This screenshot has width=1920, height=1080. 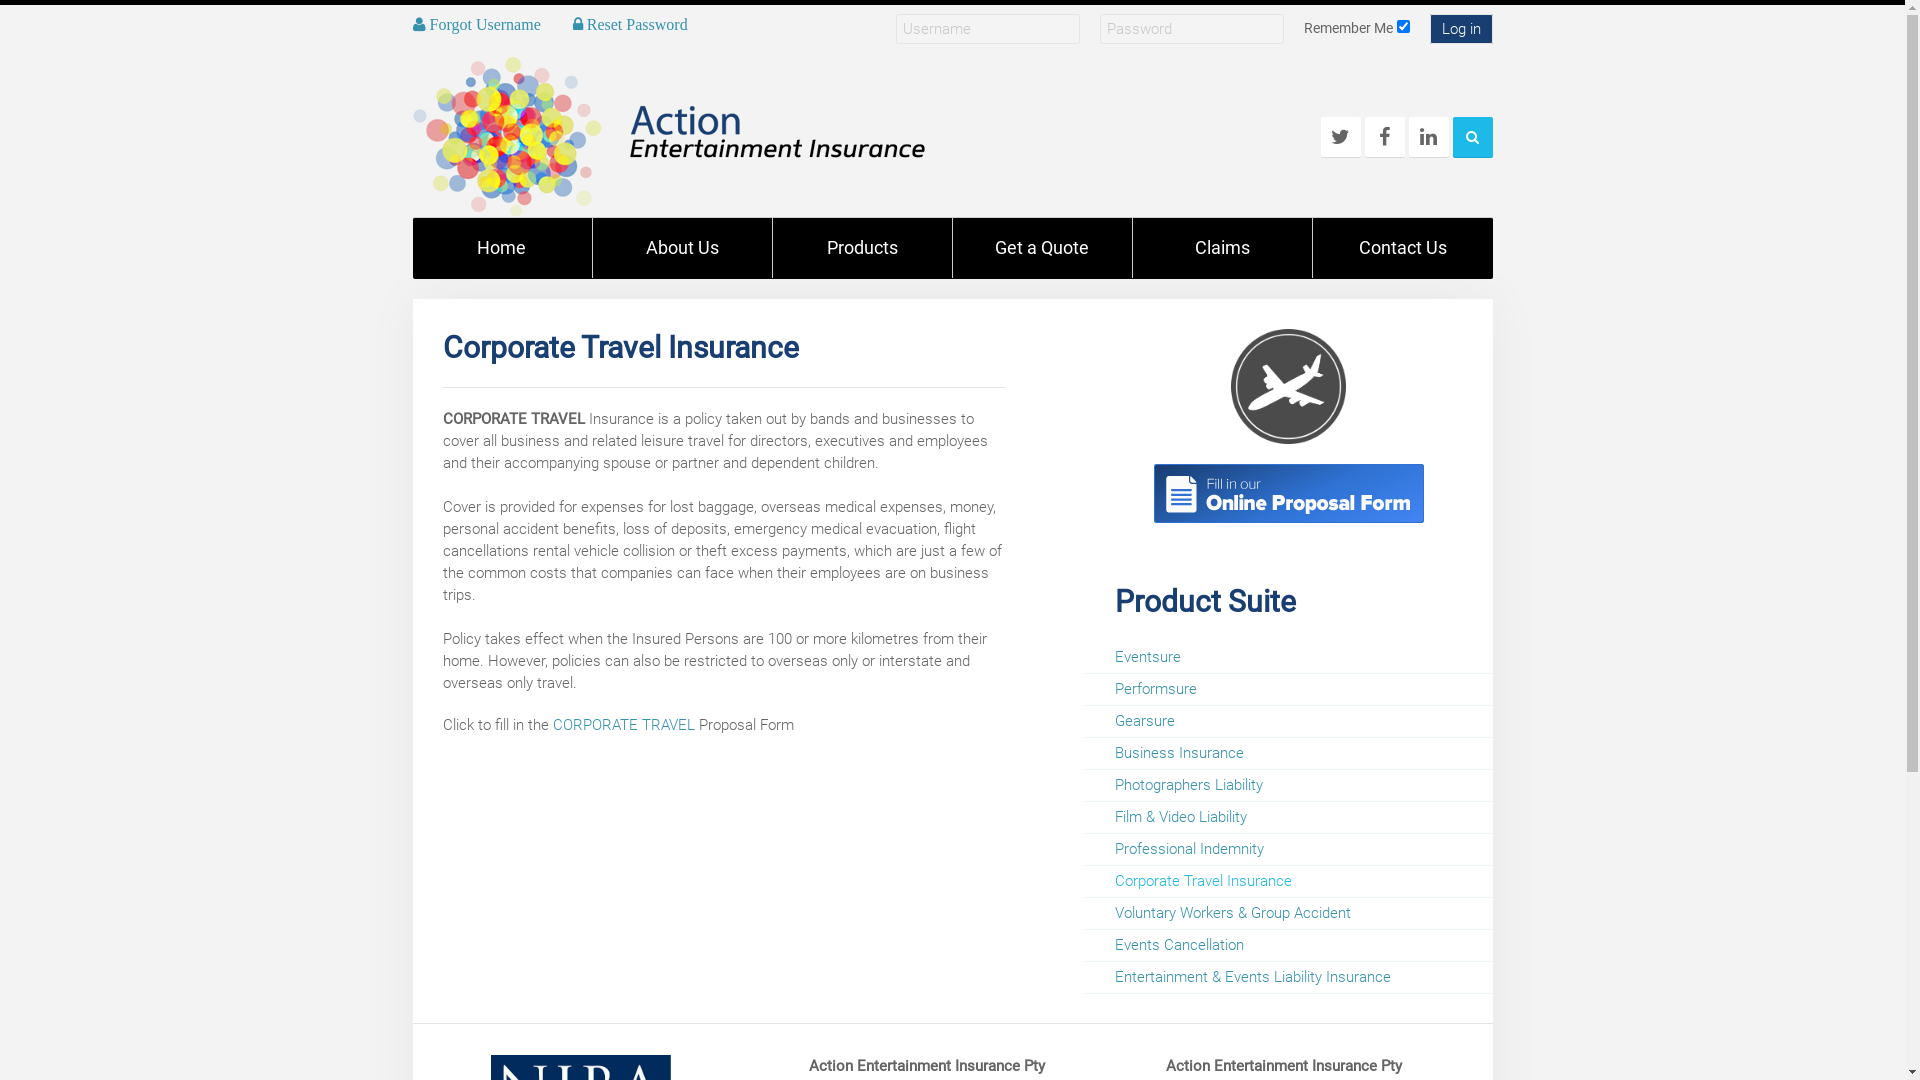 What do you see at coordinates (1287, 721) in the screenshot?
I see `'Gearsure'` at bounding box center [1287, 721].